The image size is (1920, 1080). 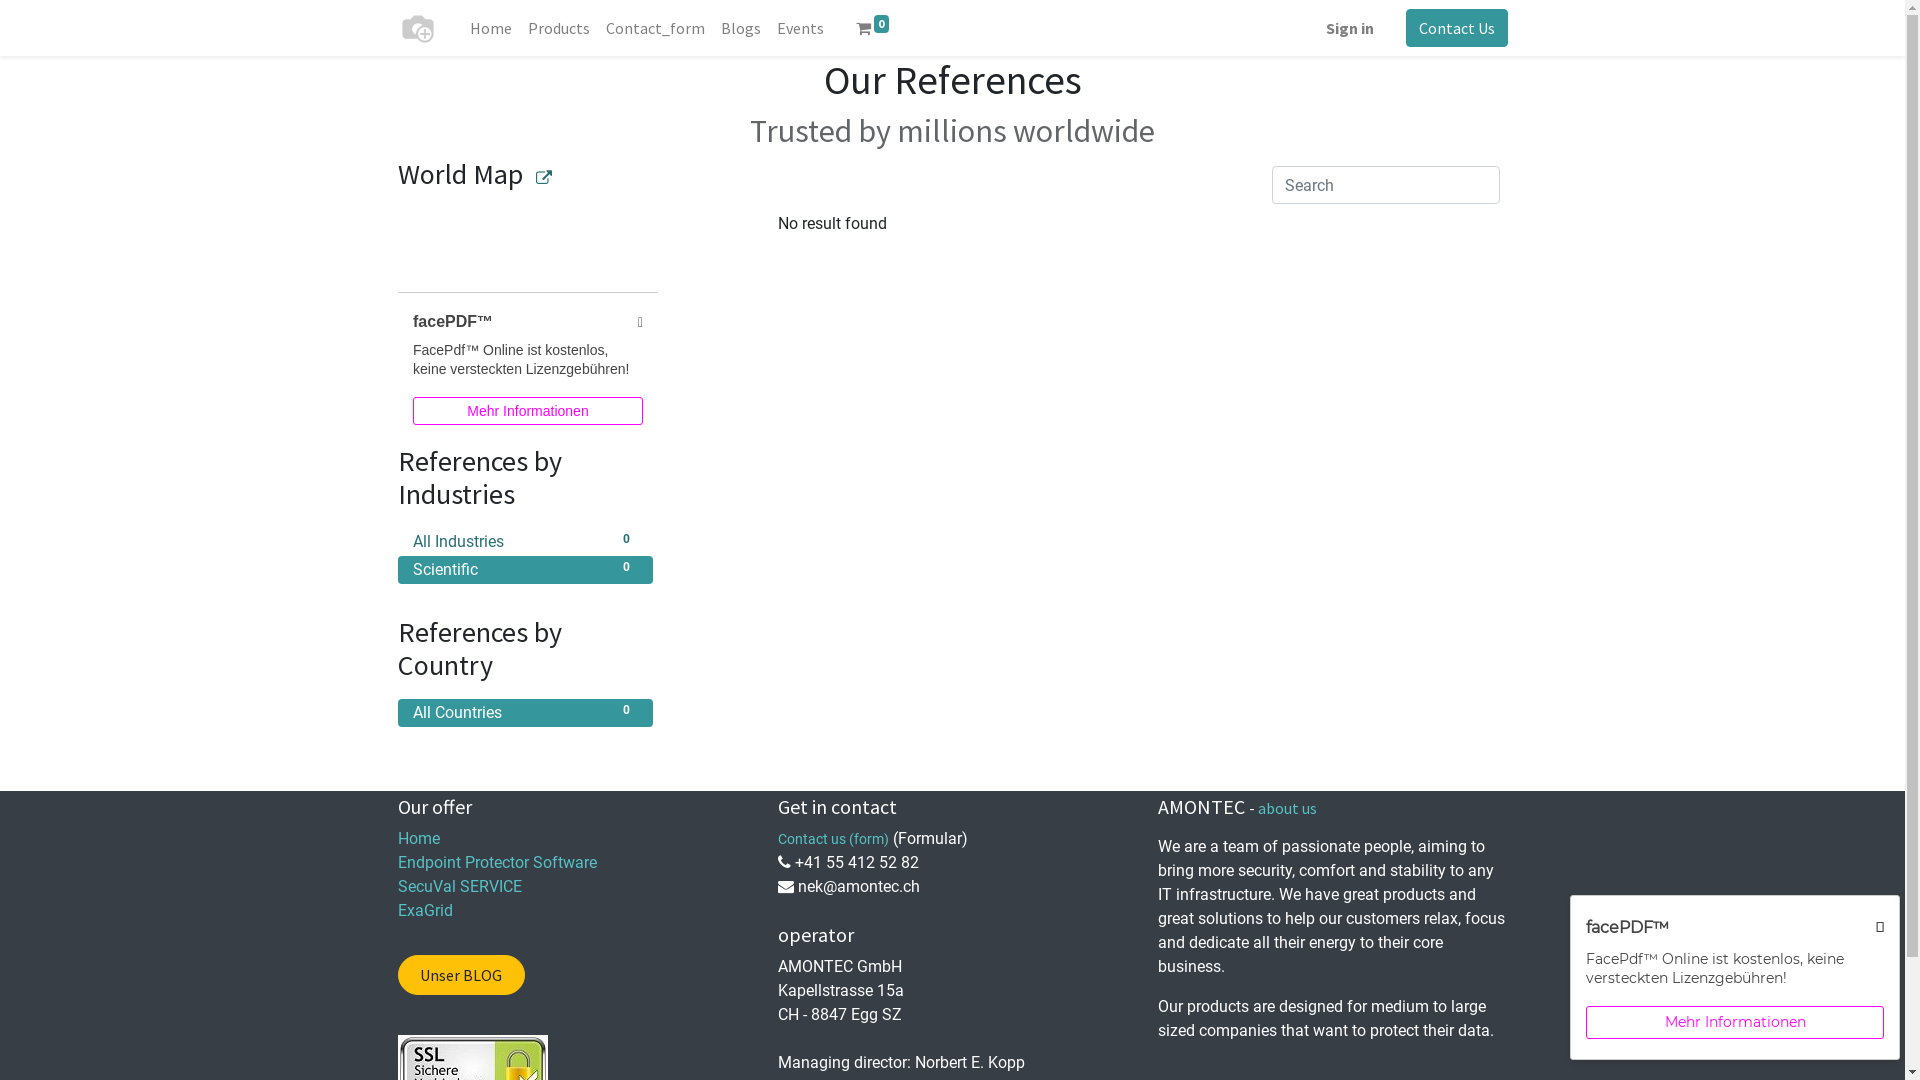 I want to click on 'Contact_form', so click(x=655, y=27).